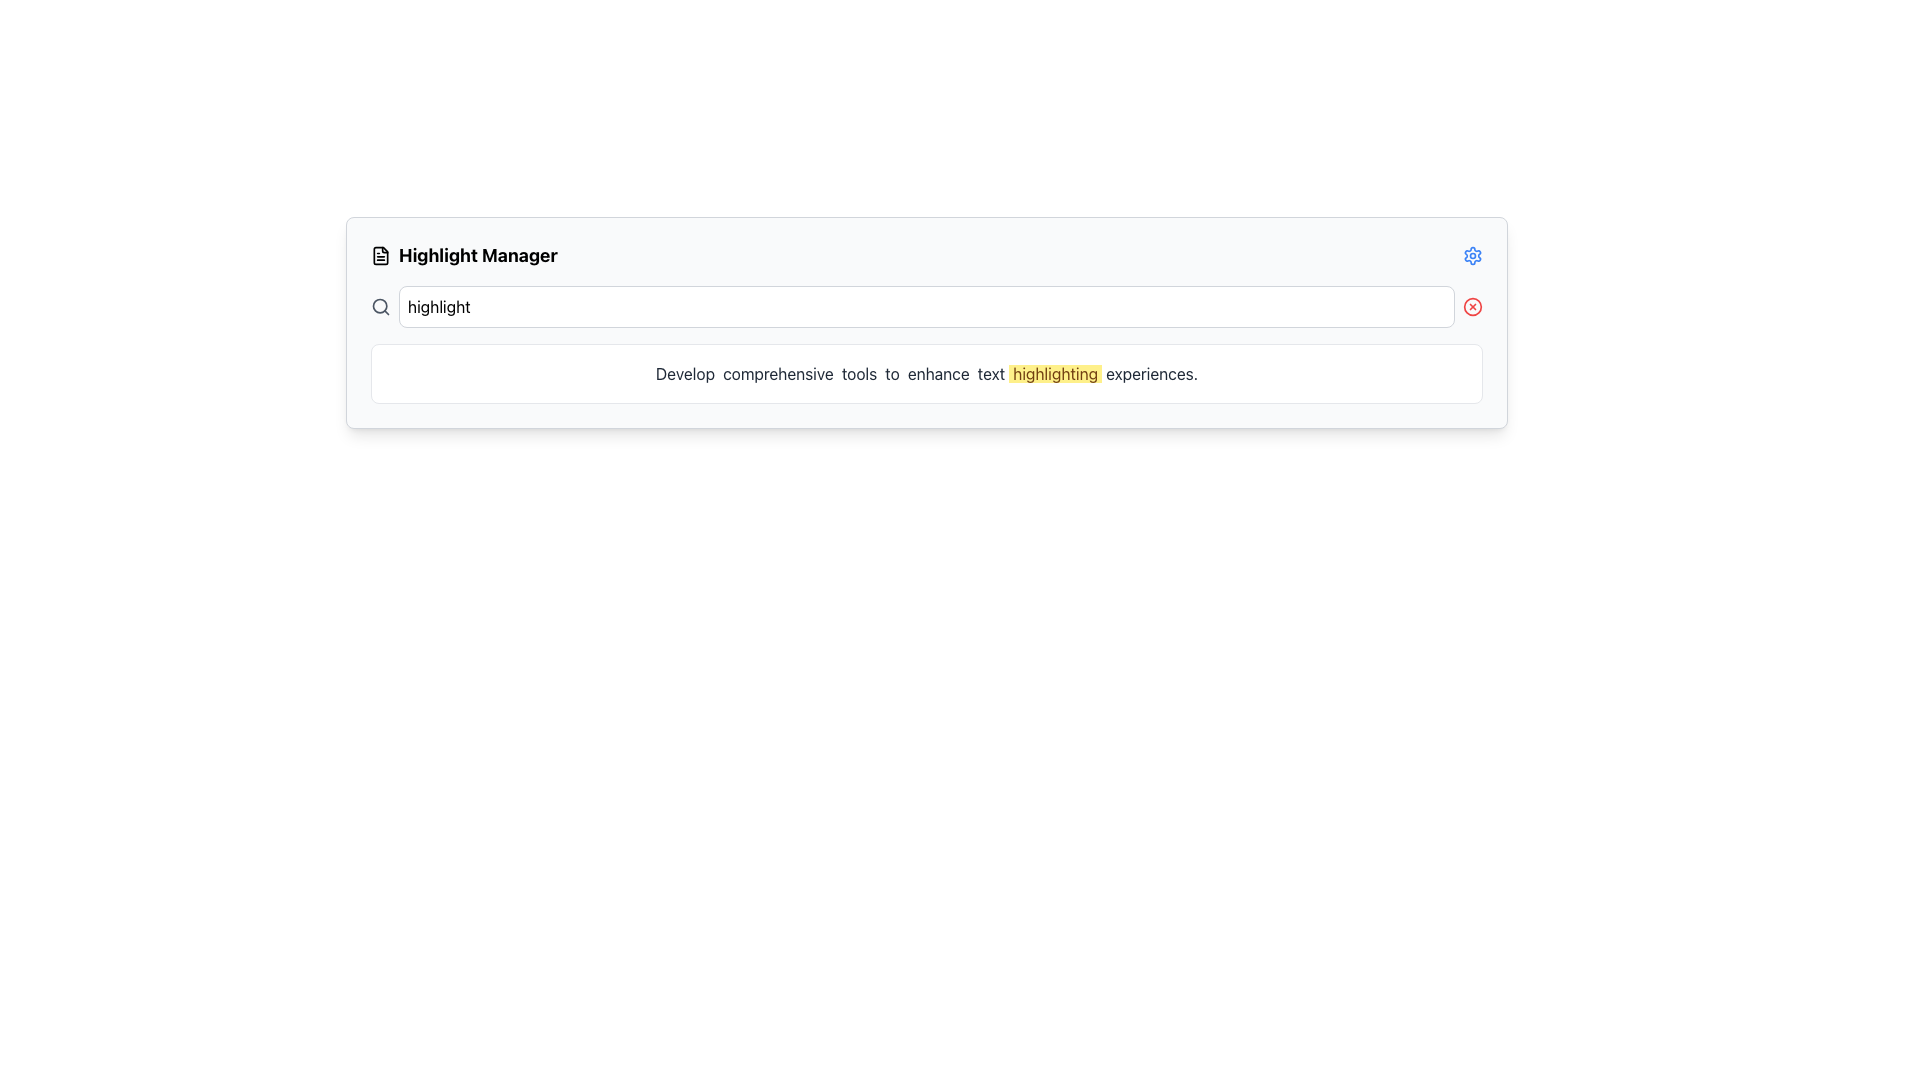  What do you see at coordinates (685, 374) in the screenshot?
I see `the text label displaying the word 'Develop' which is positioned at the beginning of the sentence 'Develop comprehensive tools to enhance text highlighting experiences.'` at bounding box center [685, 374].